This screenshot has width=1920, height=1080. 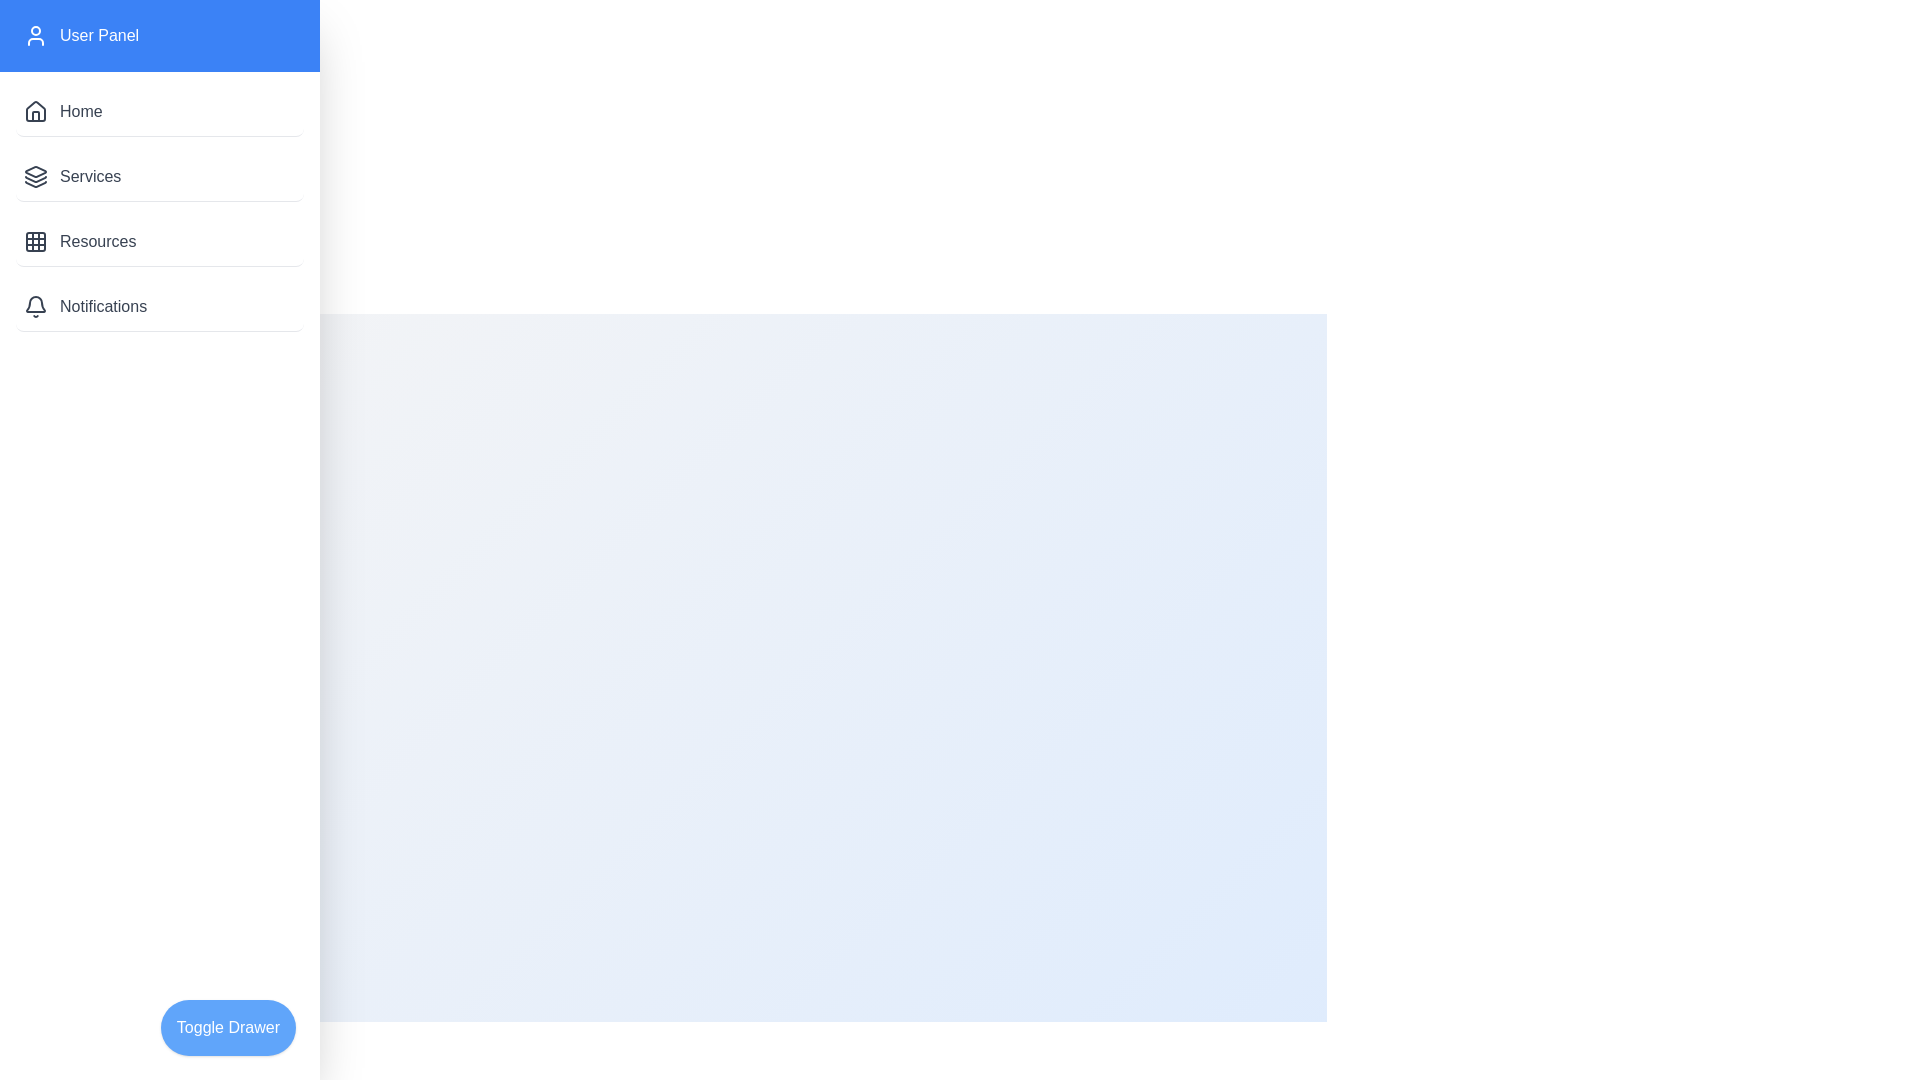 I want to click on the menu item Resources in the drawer, so click(x=158, y=241).